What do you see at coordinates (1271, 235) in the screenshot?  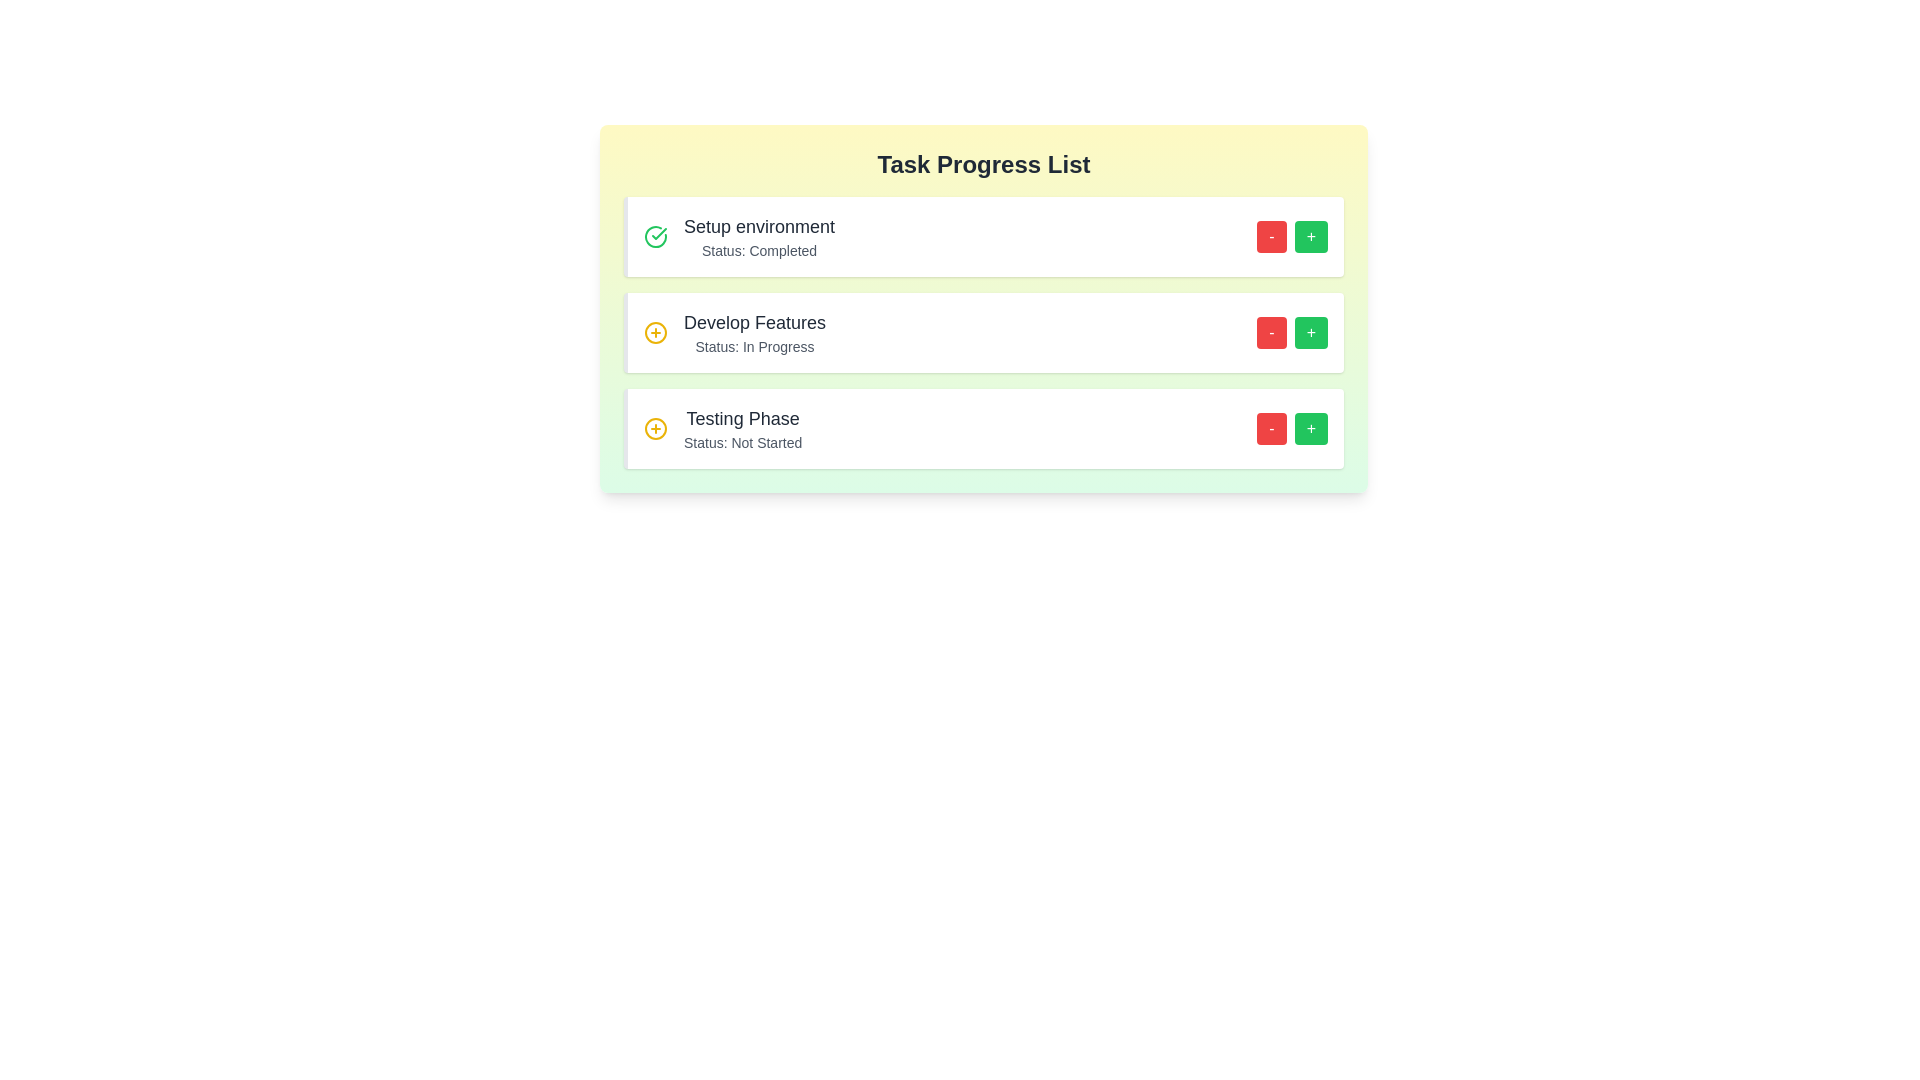 I see `the decrease button for the task 'Setup environment'` at bounding box center [1271, 235].